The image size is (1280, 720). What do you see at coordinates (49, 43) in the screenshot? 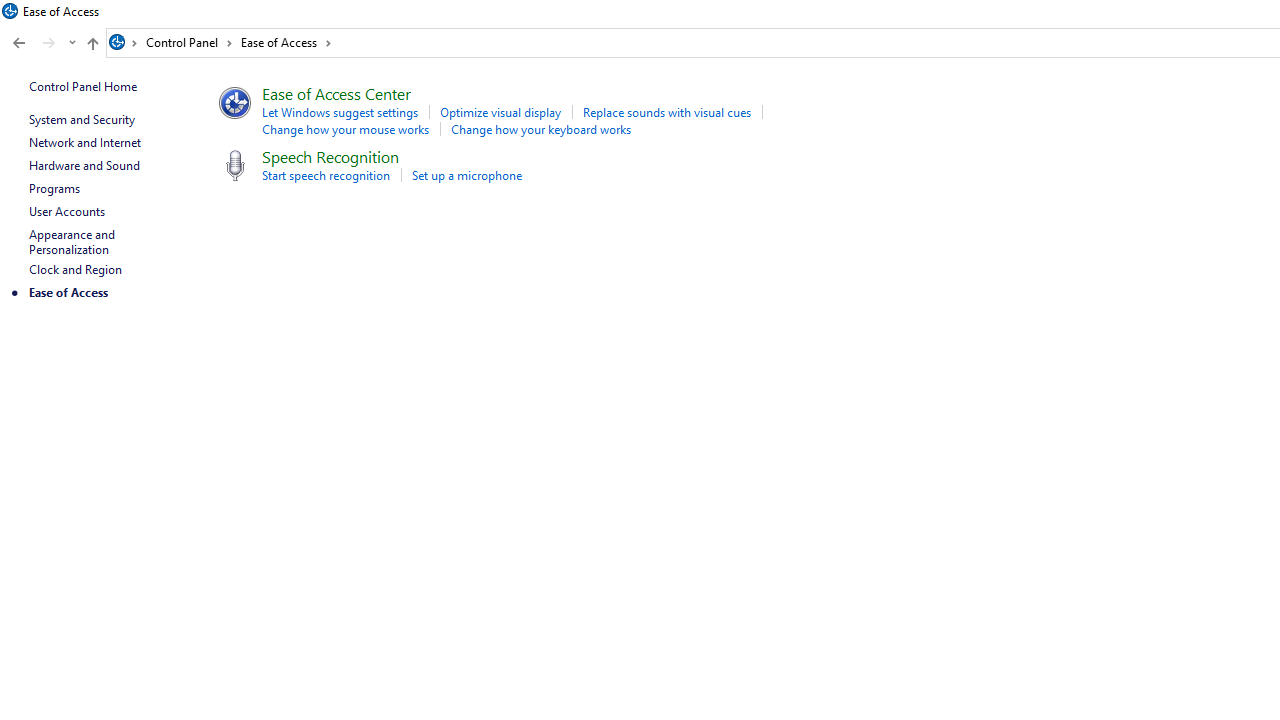
I see `'Forward (Alt + Right Arrow)'` at bounding box center [49, 43].